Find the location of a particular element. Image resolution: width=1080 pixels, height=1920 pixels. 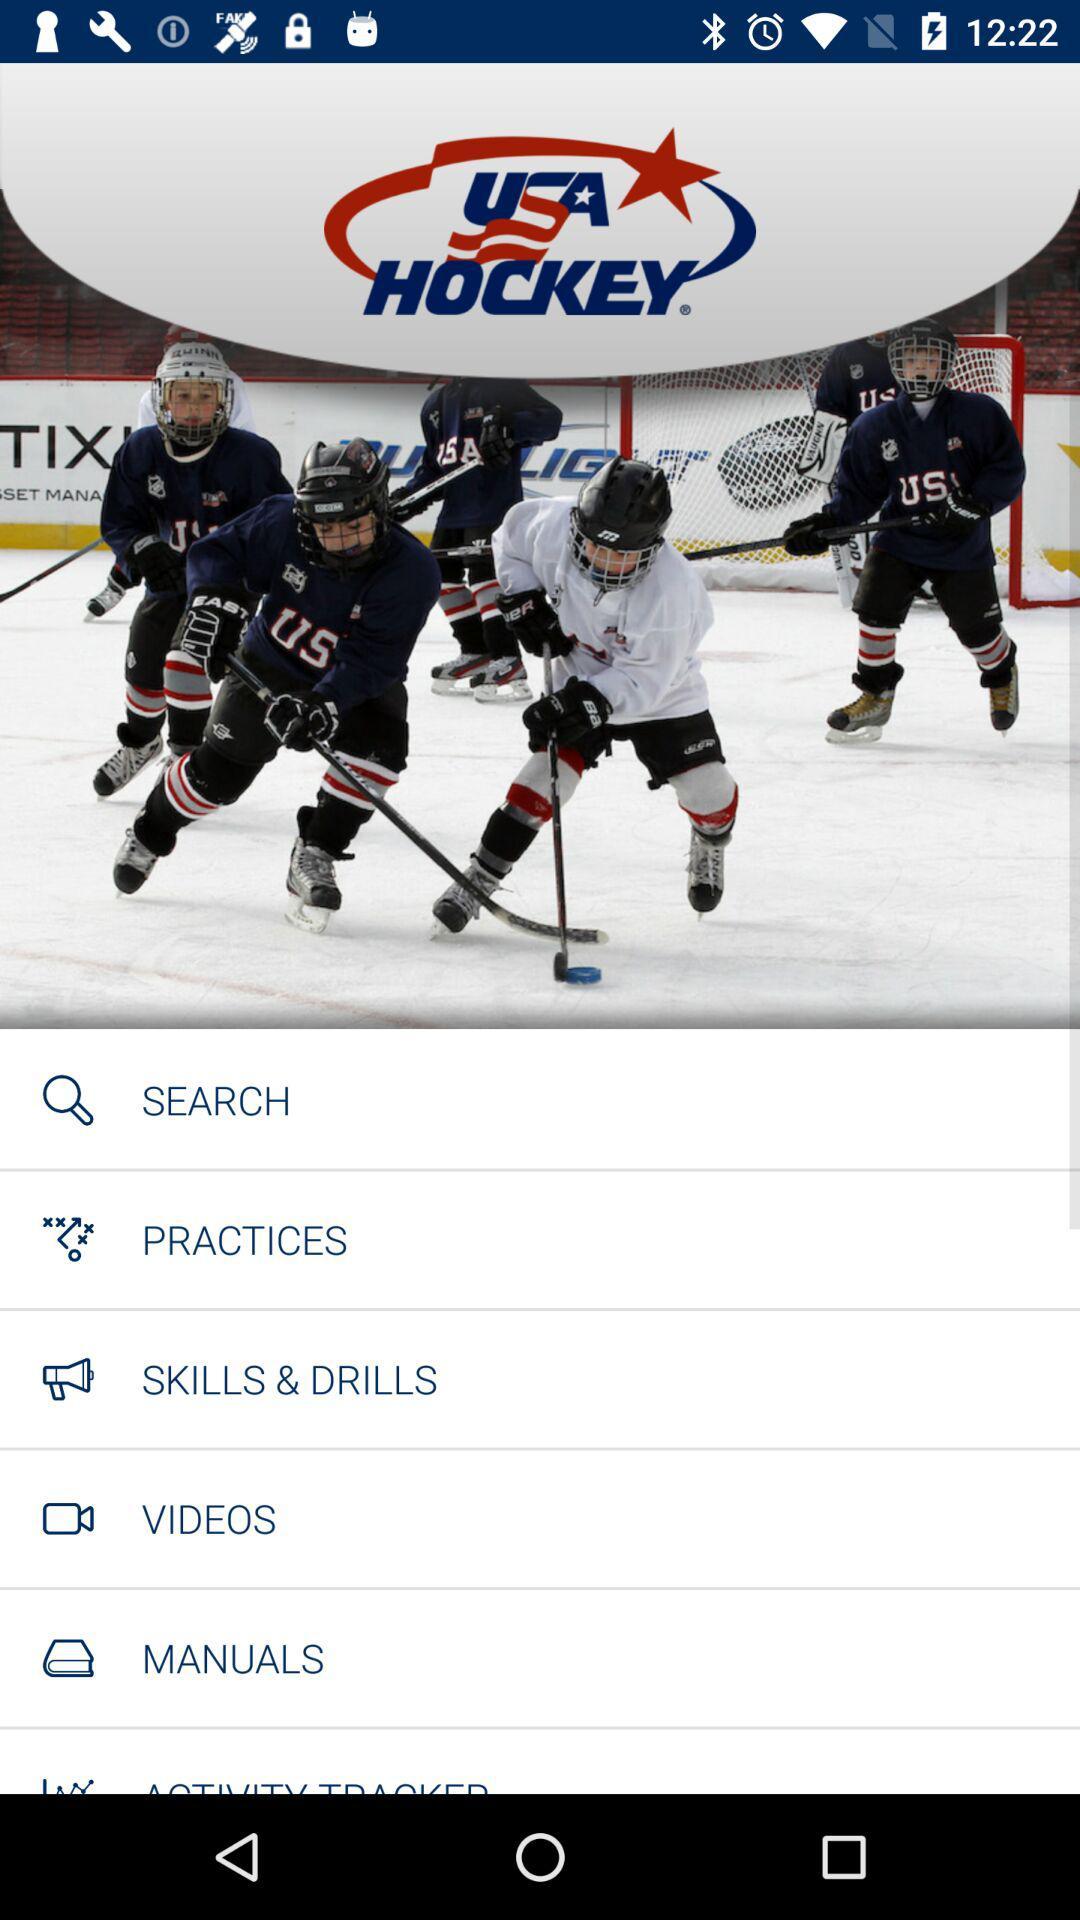

the icon below practices item is located at coordinates (289, 1377).